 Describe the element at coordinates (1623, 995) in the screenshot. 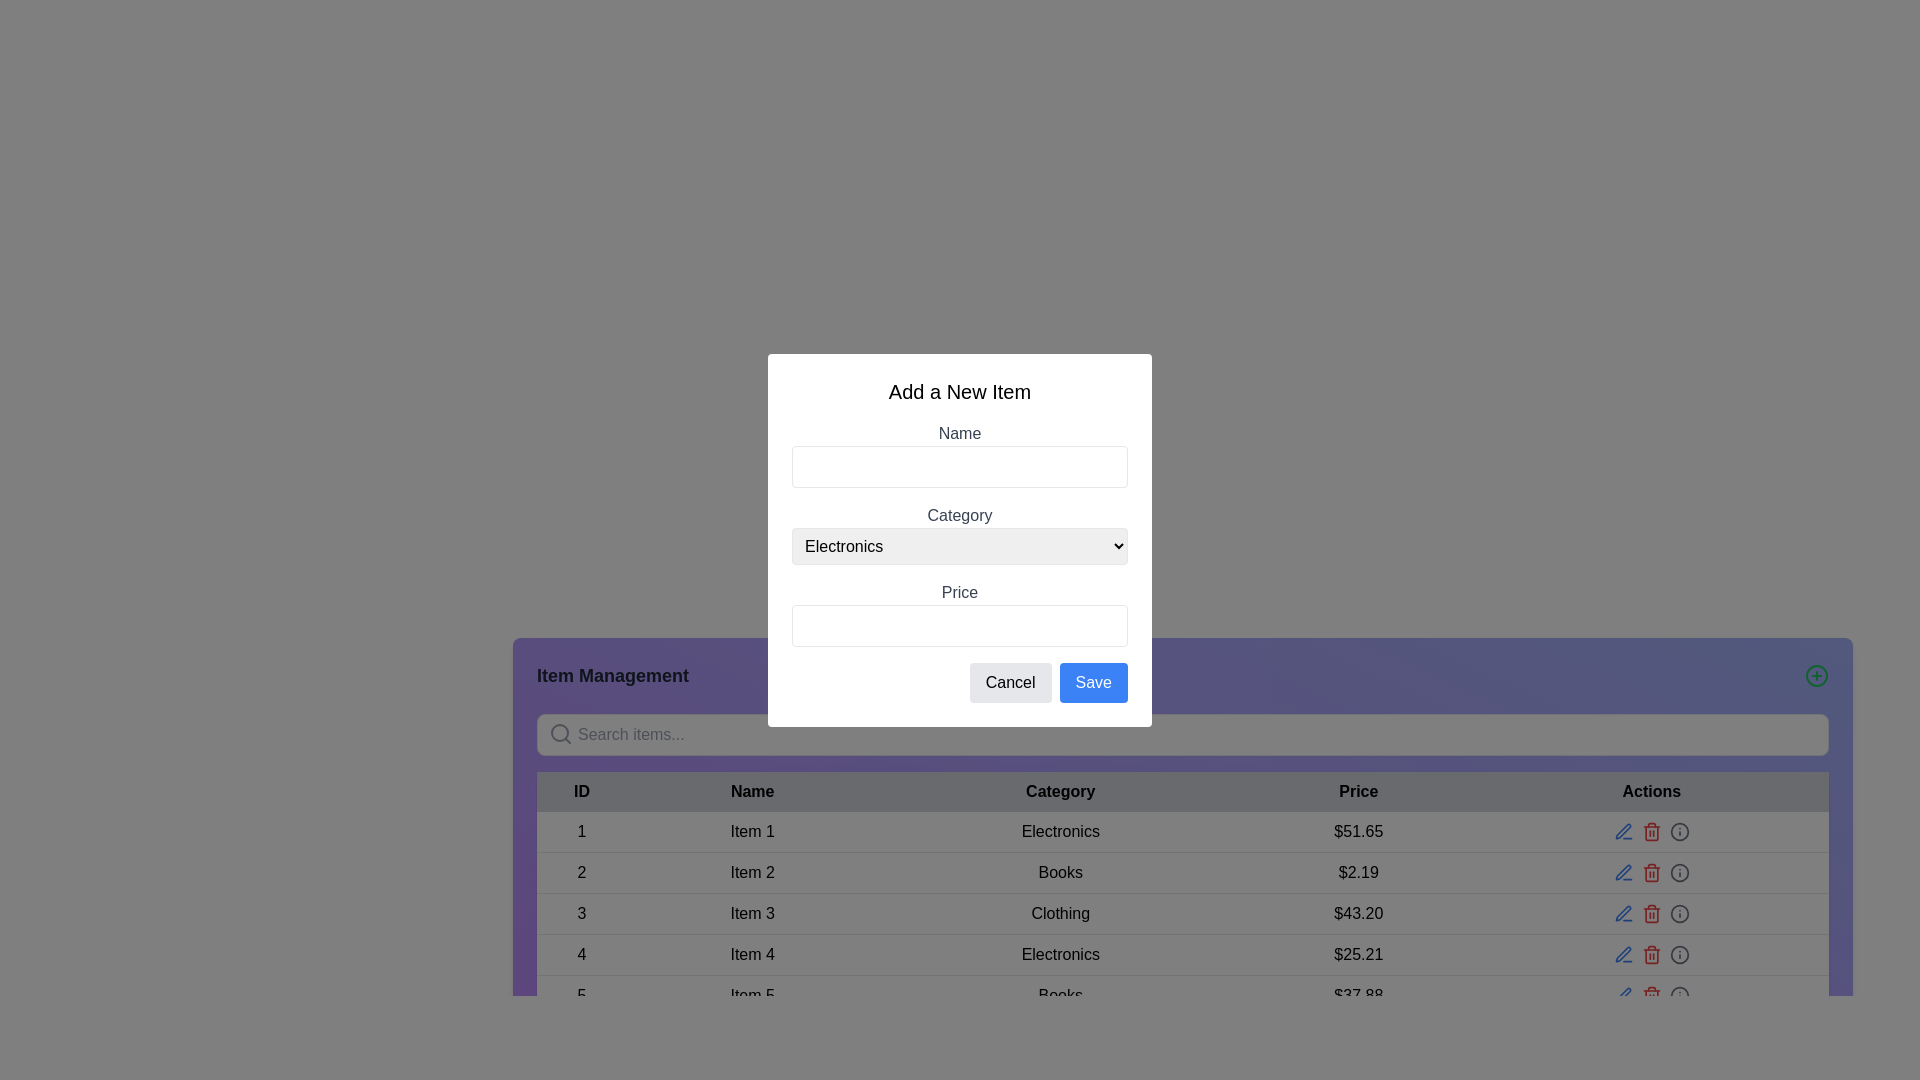

I see `the blue pen icon located in the 'Actions' column of the last row of the table to initiate the edit action` at that location.